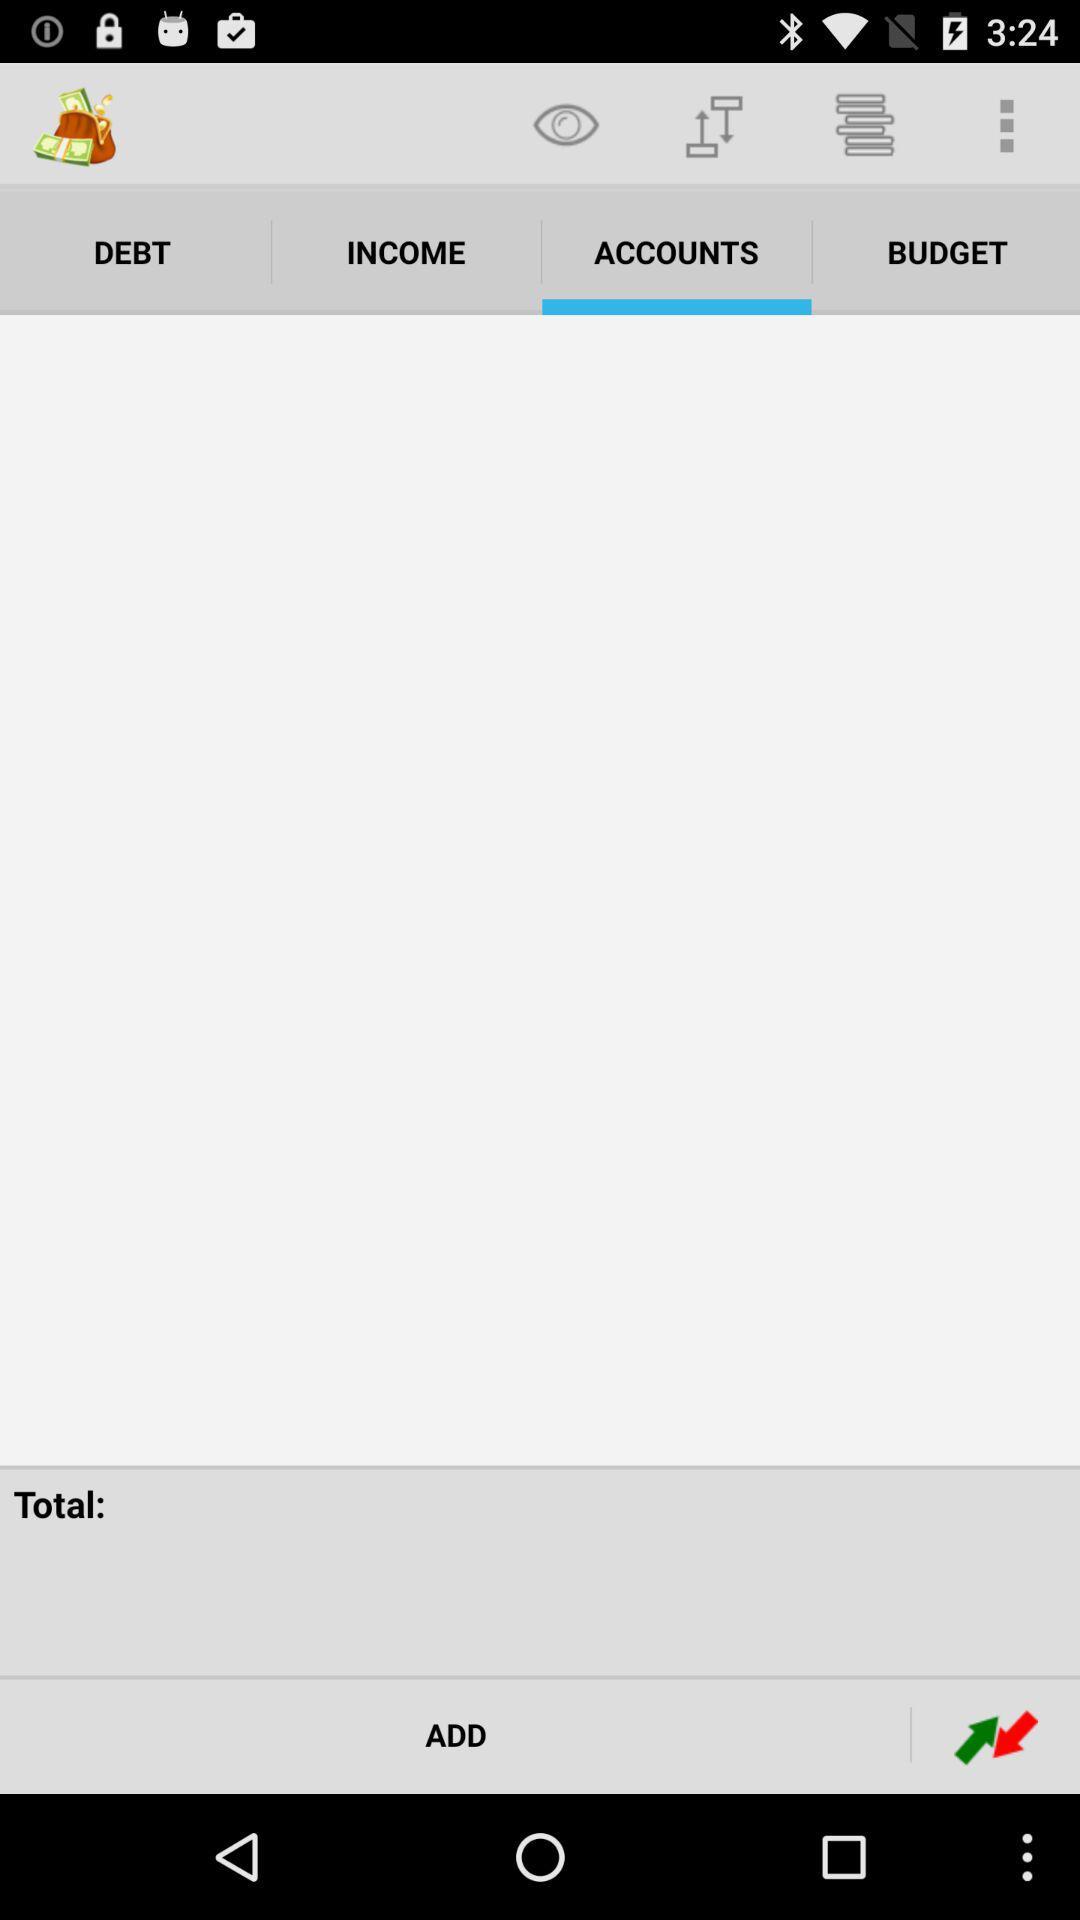 This screenshot has width=1080, height=1920. I want to click on the swap icon, so click(995, 1855).